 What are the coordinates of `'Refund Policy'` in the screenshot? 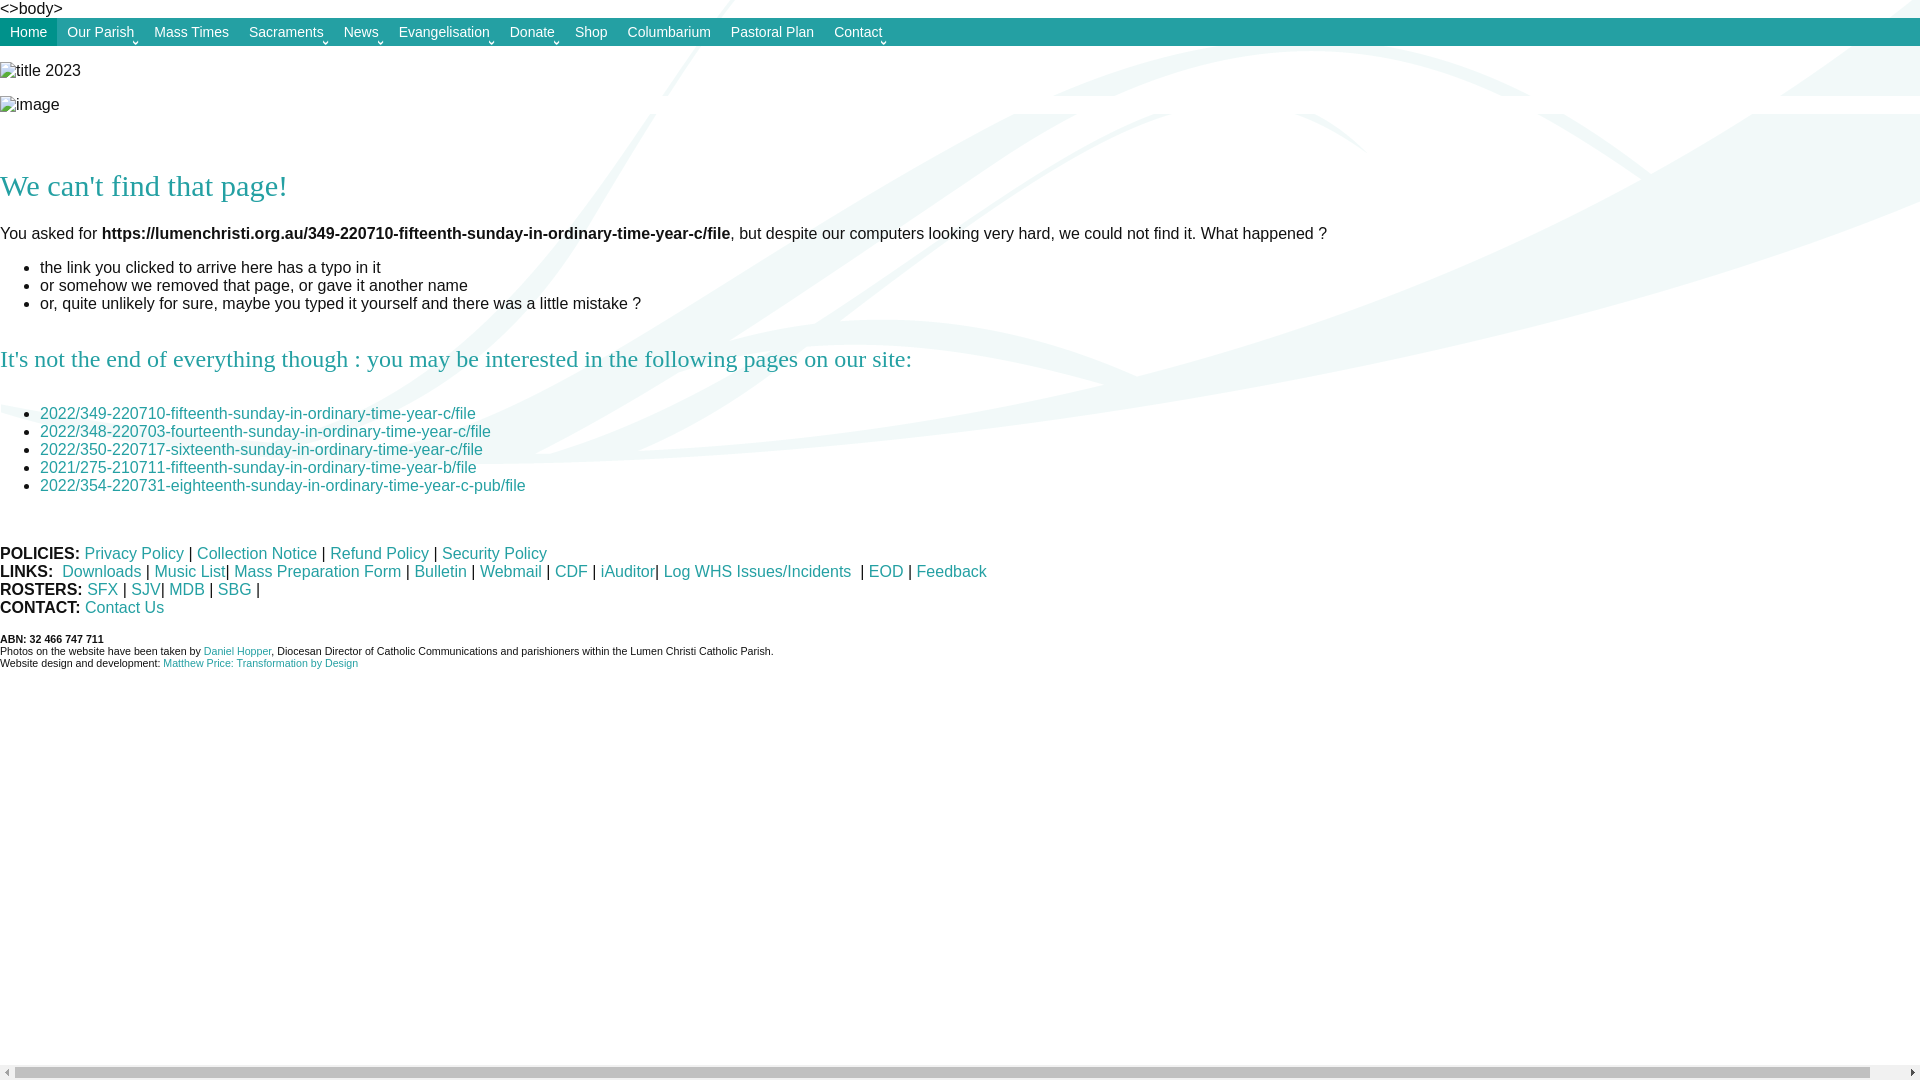 It's located at (381, 553).